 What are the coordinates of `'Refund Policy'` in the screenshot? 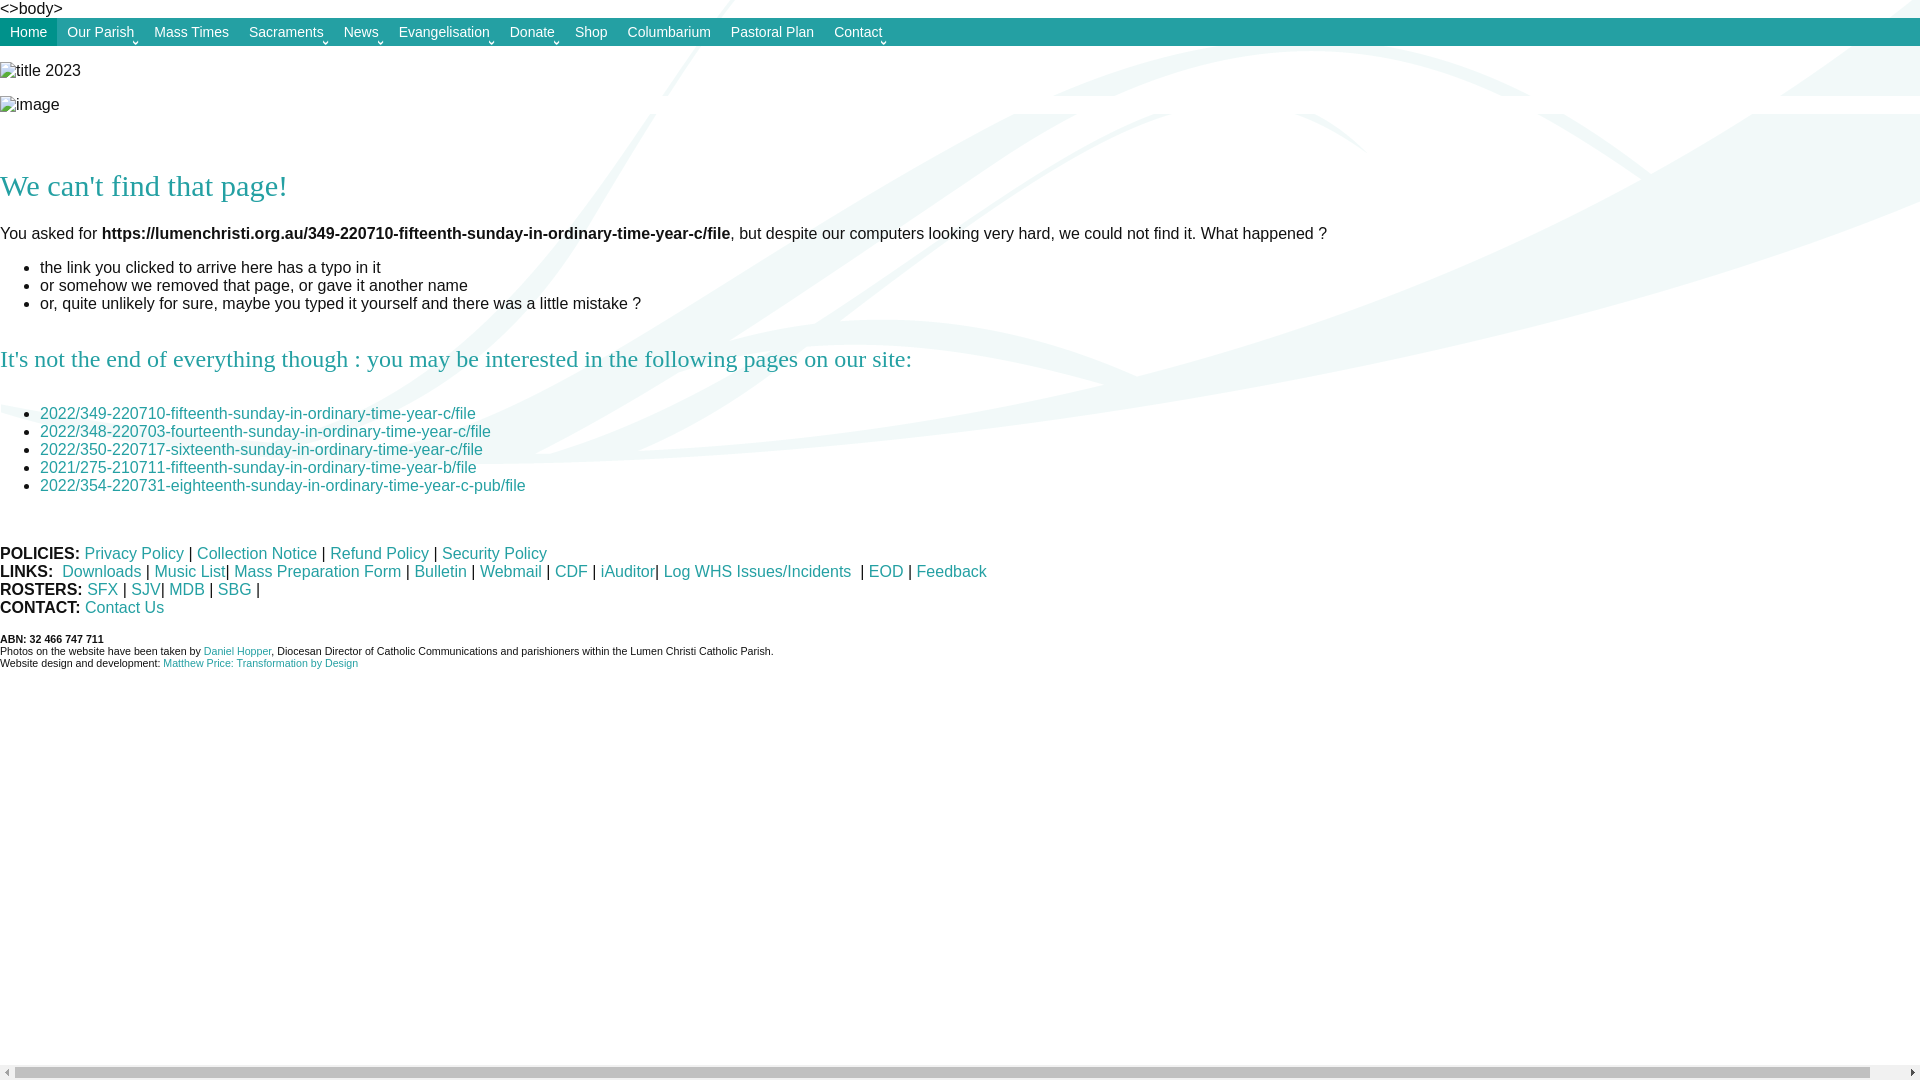 It's located at (381, 553).